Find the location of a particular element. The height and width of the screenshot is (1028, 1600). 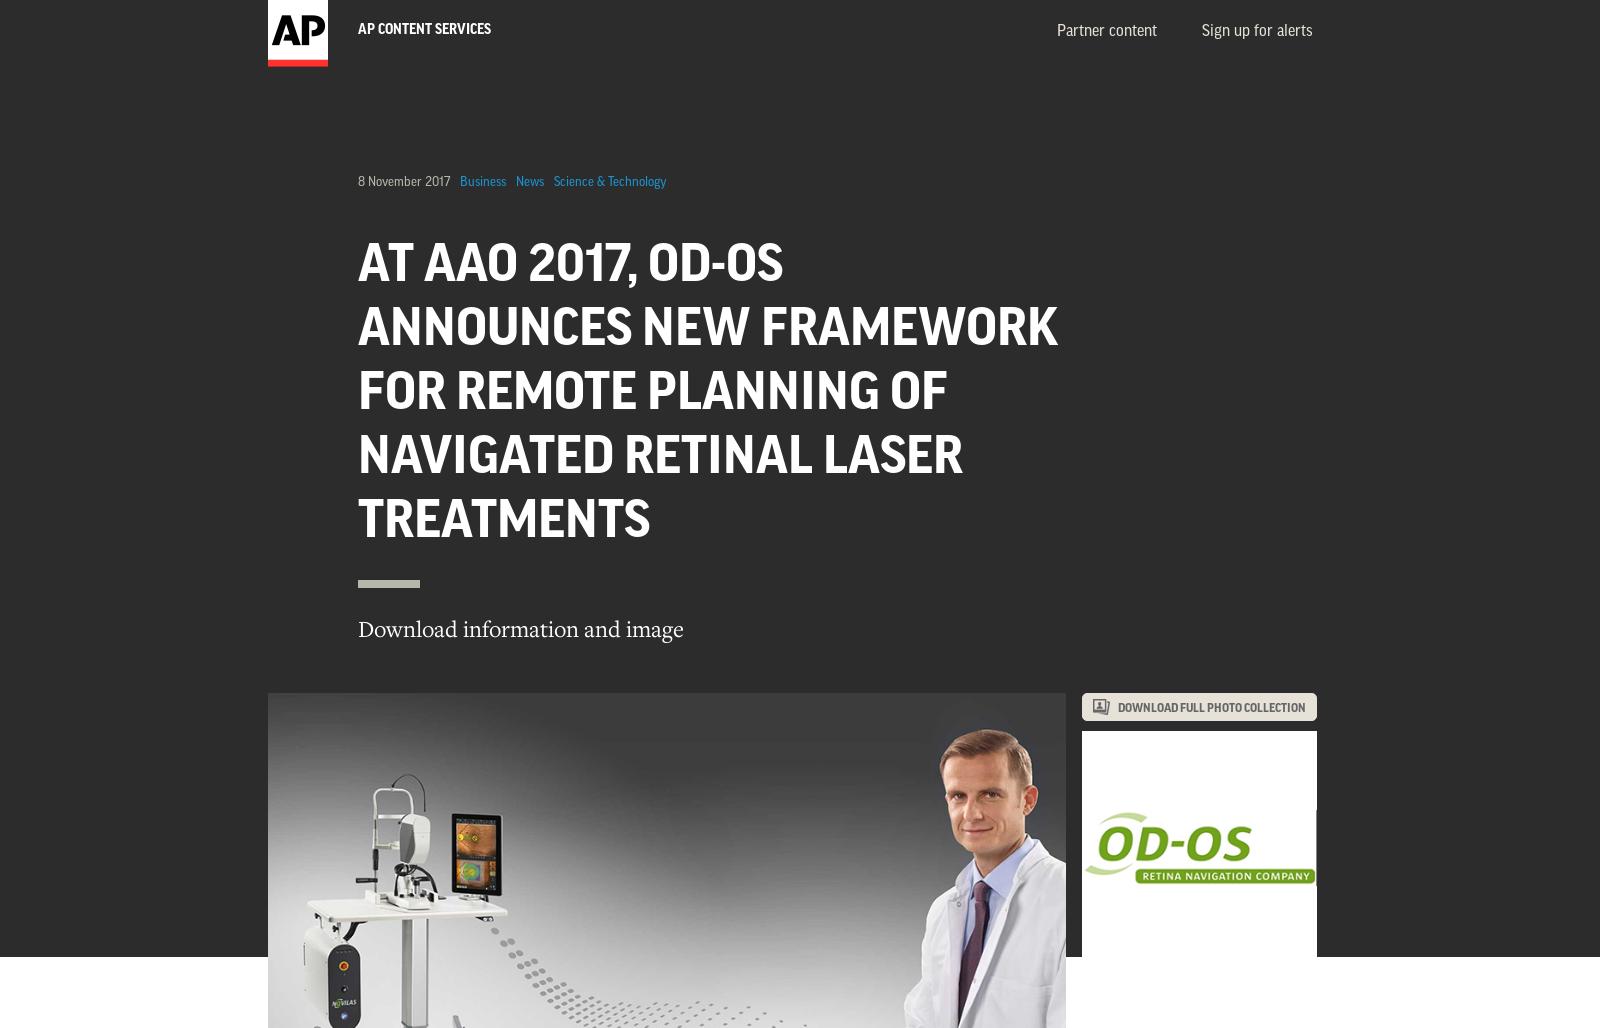

'Sign
                            up for alerts' is located at coordinates (1255, 31).